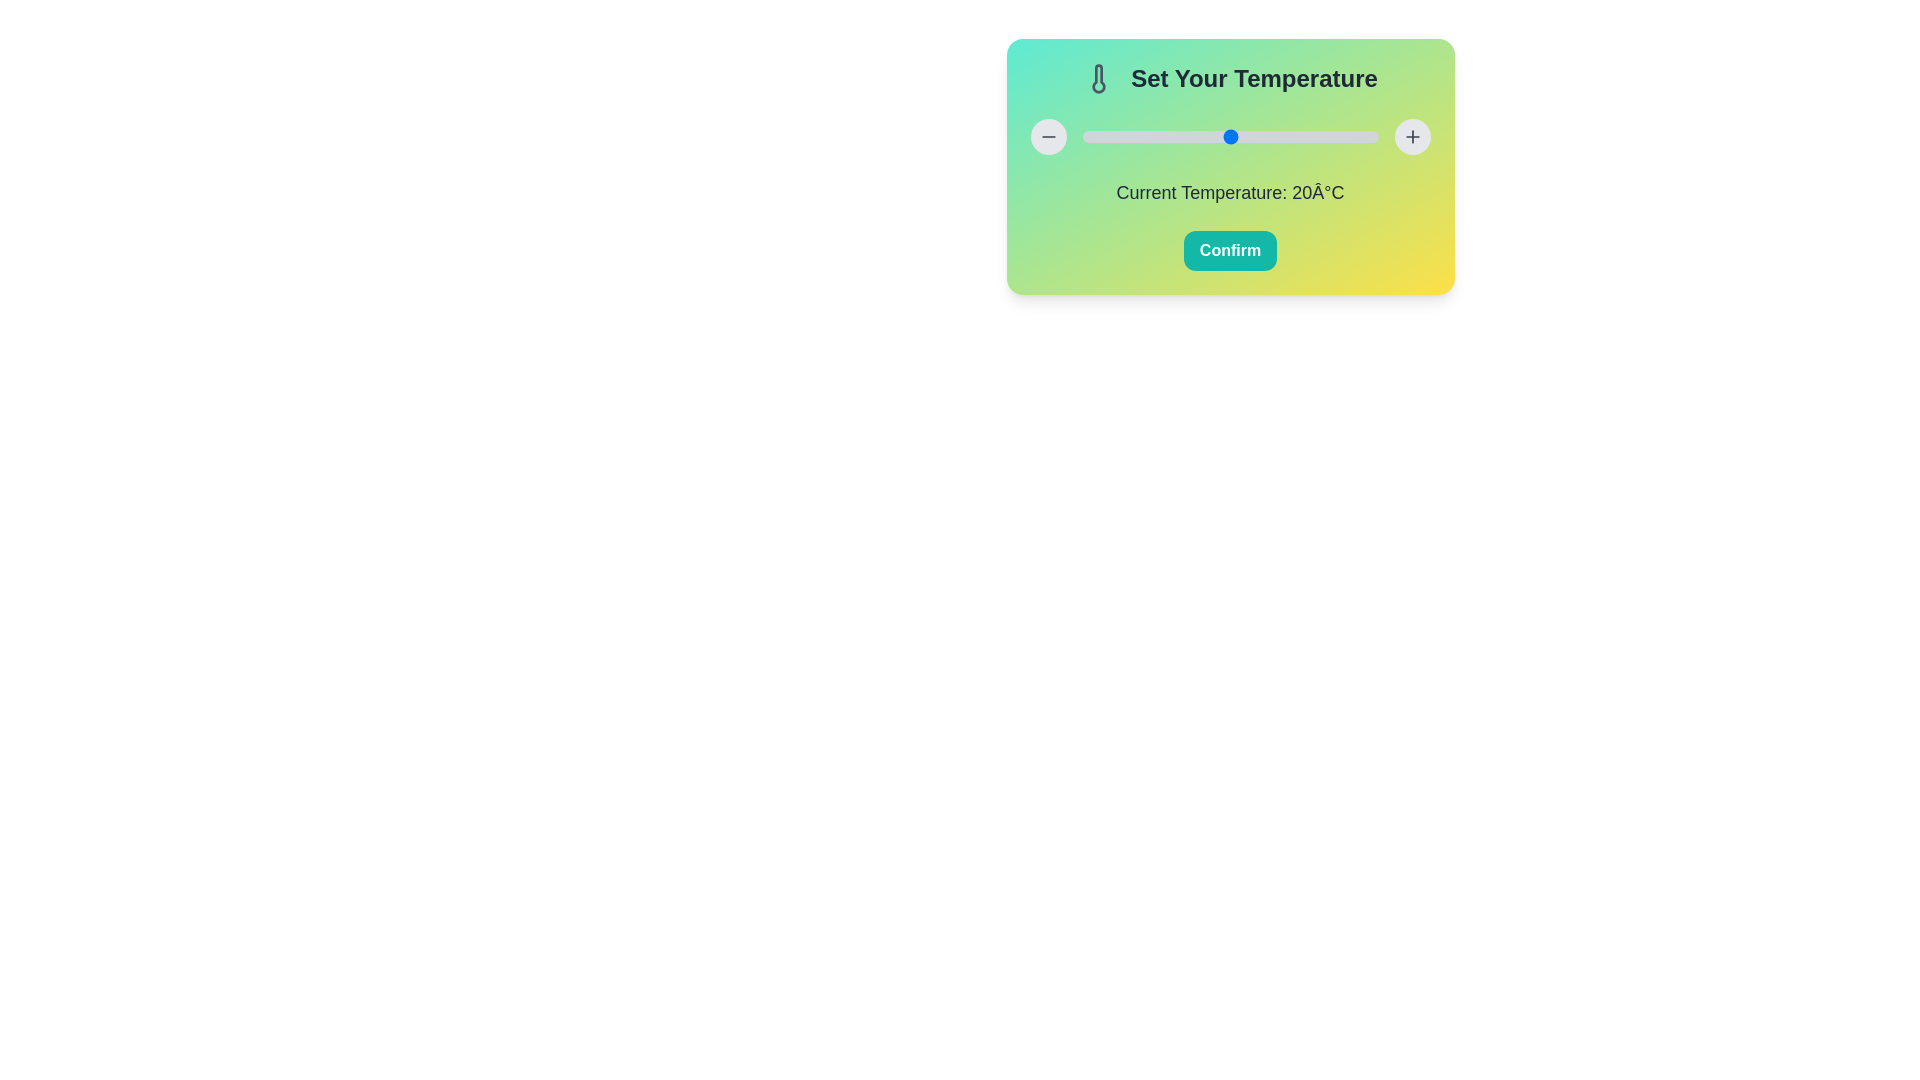 The height and width of the screenshot is (1080, 1920). I want to click on the 'Confirm' button to confirm the selected temperature, so click(1229, 249).